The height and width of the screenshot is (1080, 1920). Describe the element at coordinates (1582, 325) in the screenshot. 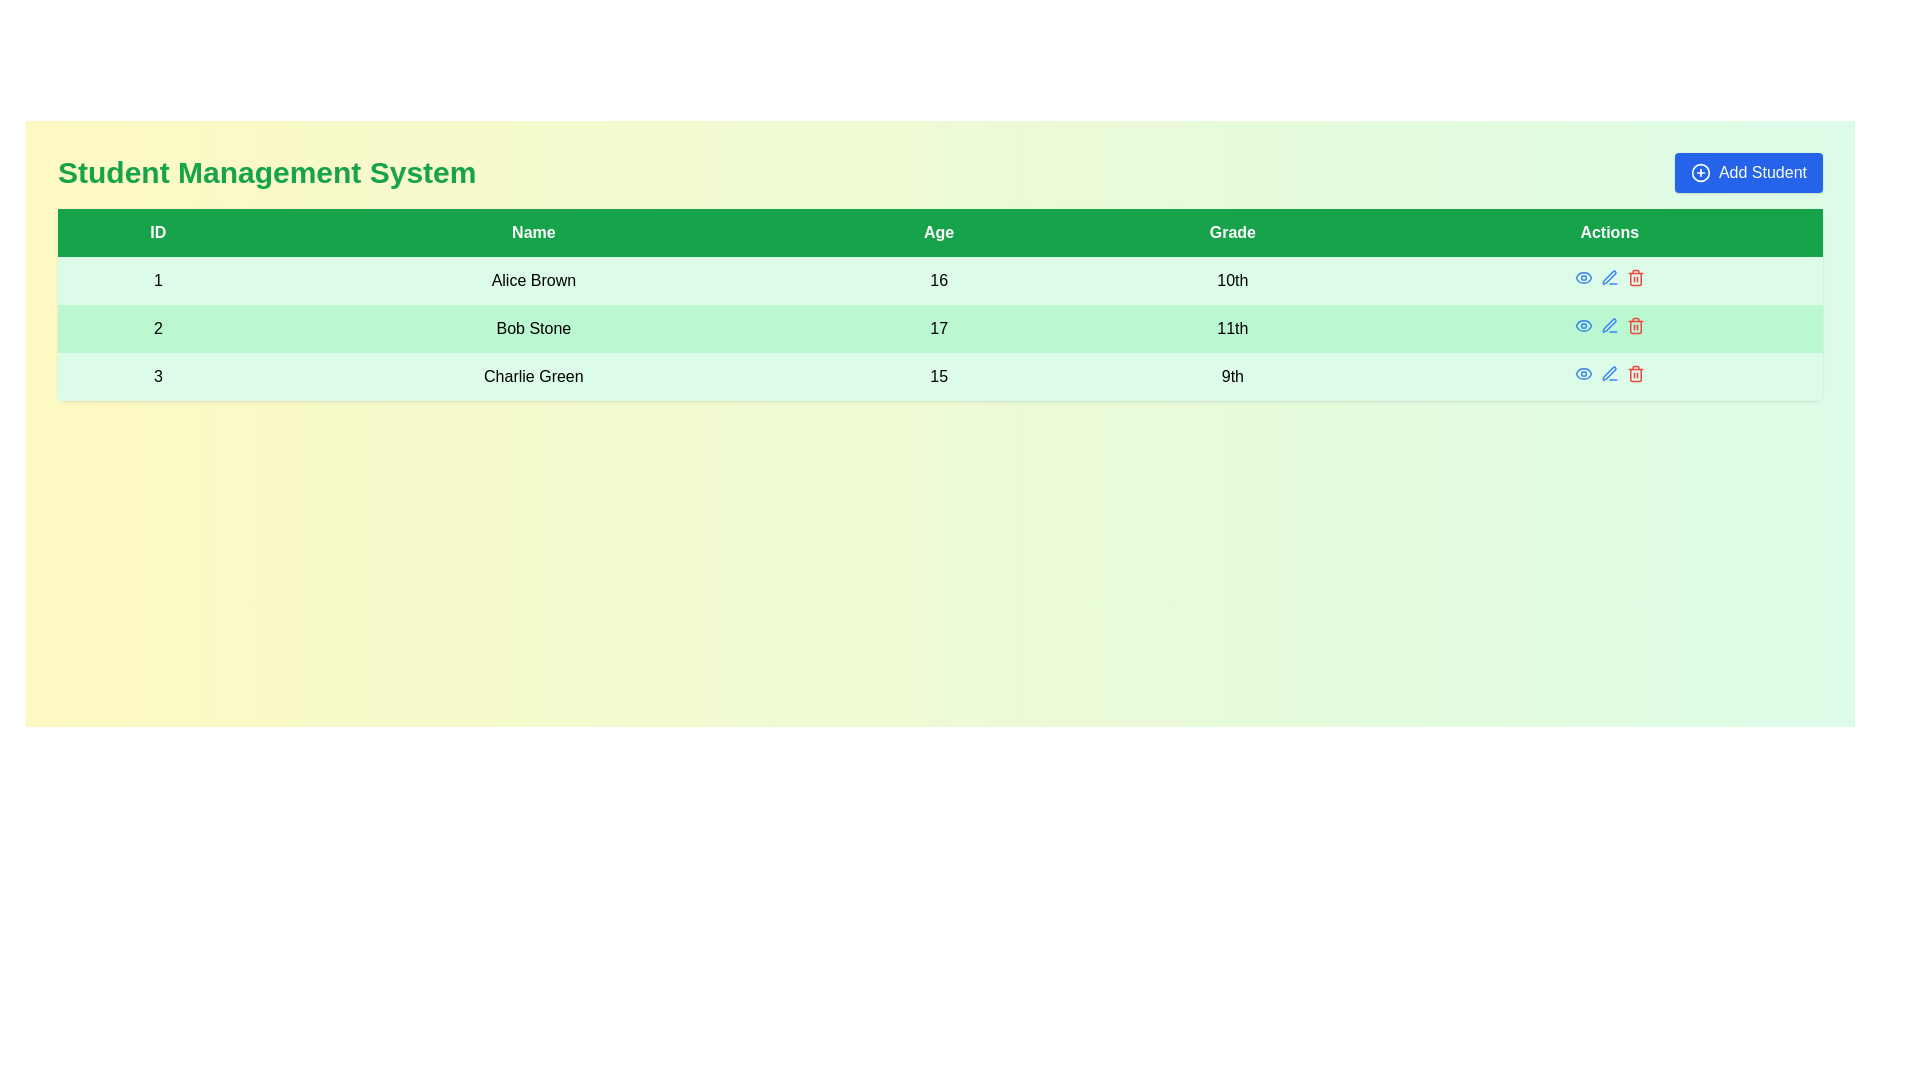

I see `the blue eye icon button located in the 'Actions' column of the second row of the table` at that location.